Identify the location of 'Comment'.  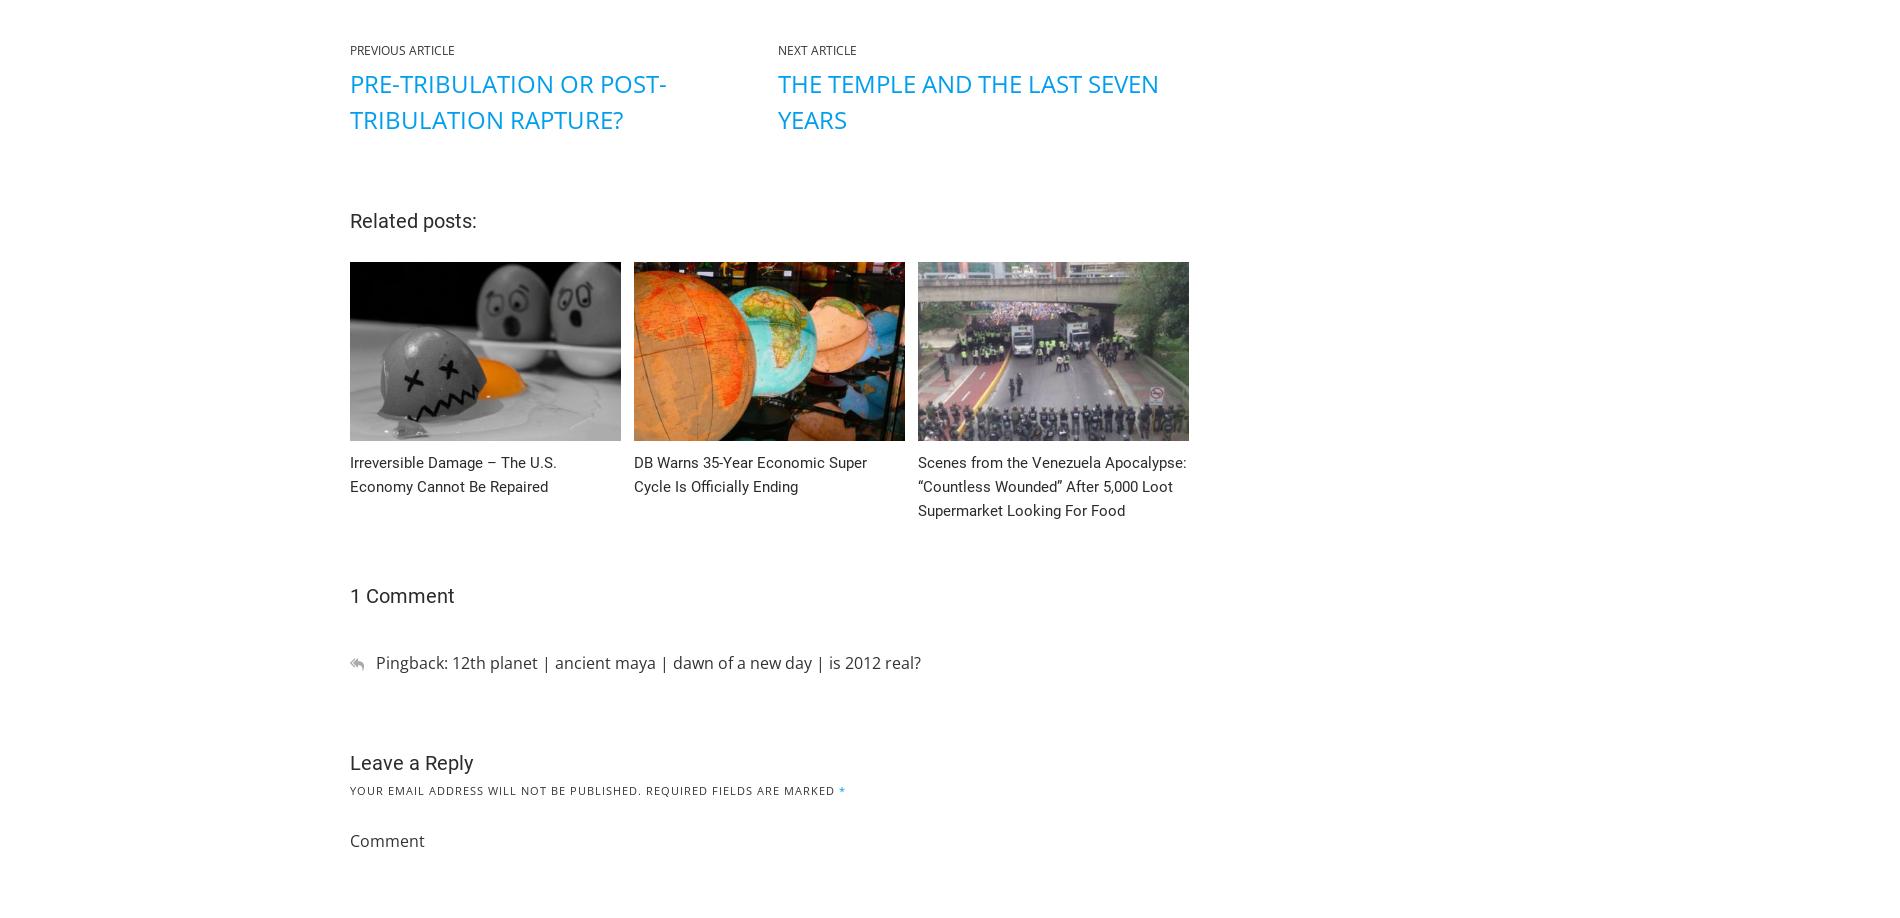
(386, 839).